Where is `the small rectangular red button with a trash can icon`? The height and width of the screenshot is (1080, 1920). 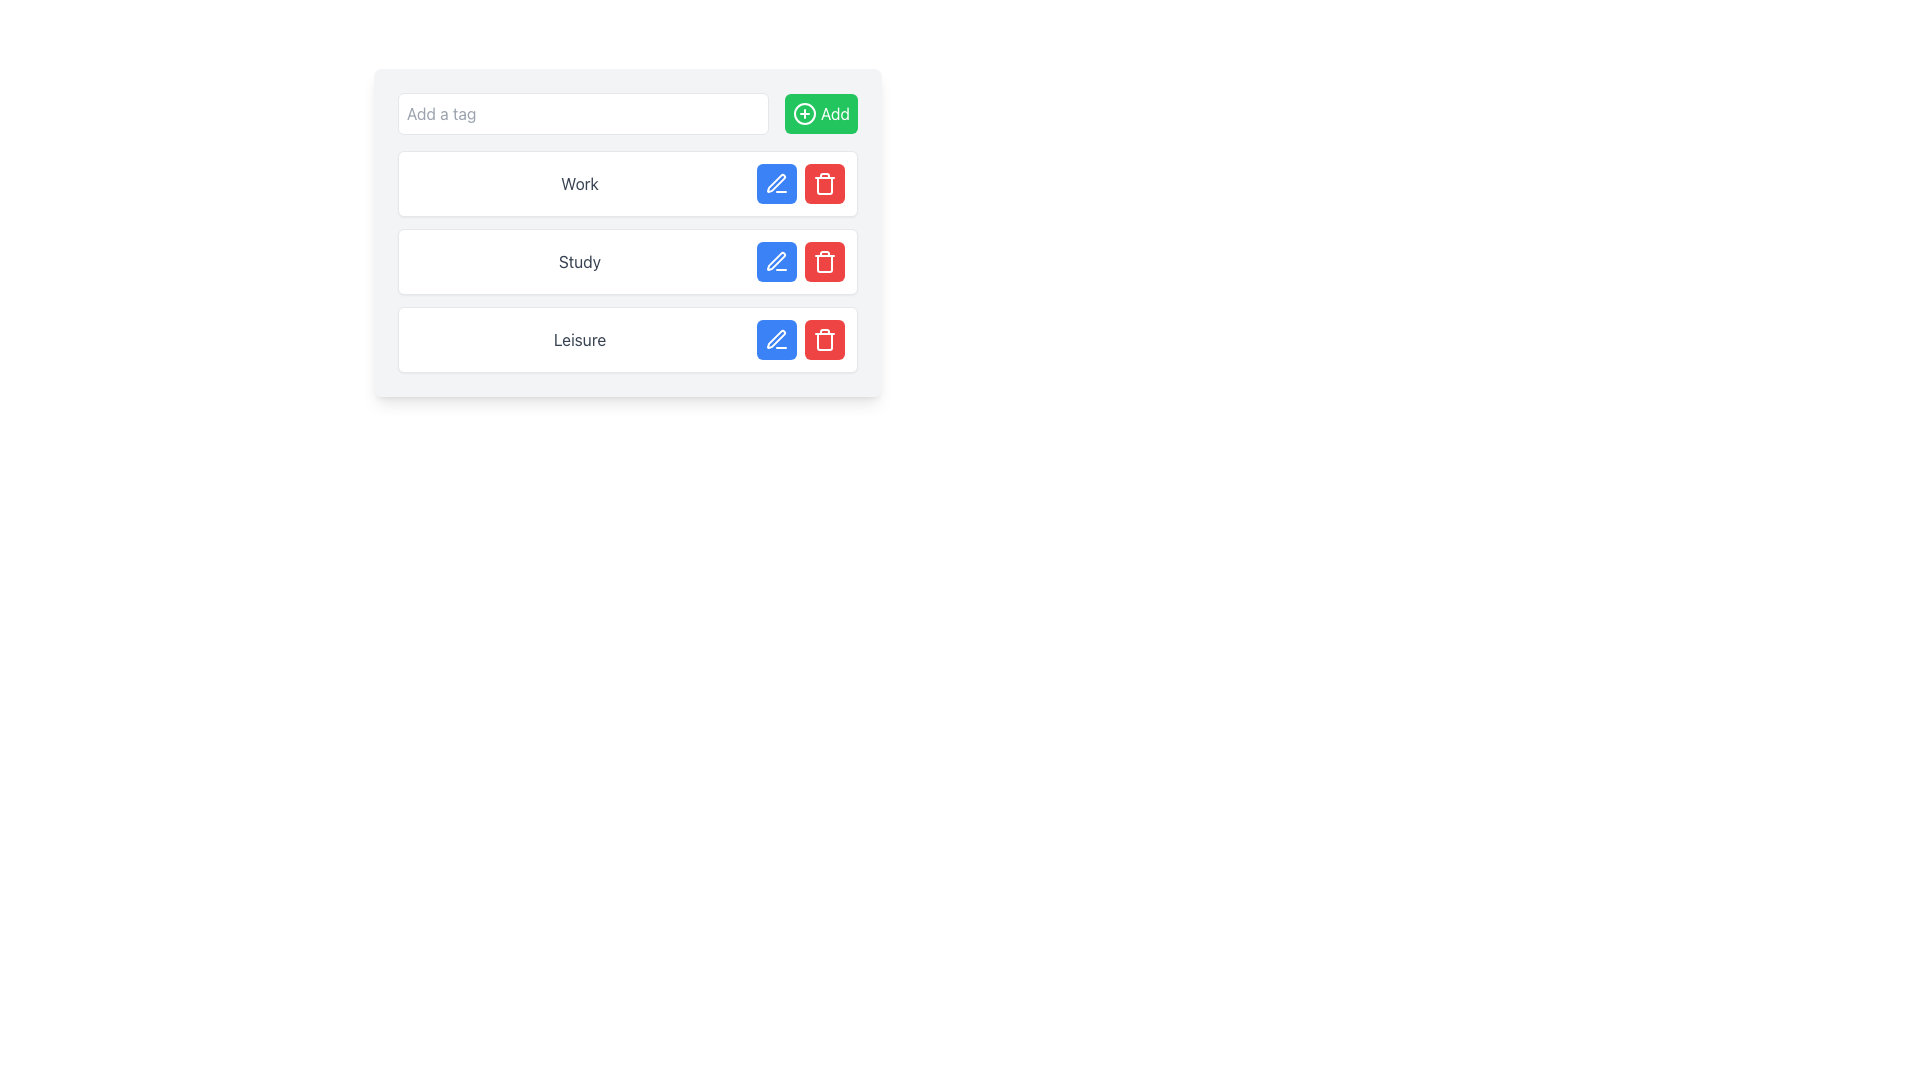 the small rectangular red button with a trash can icon is located at coordinates (825, 338).